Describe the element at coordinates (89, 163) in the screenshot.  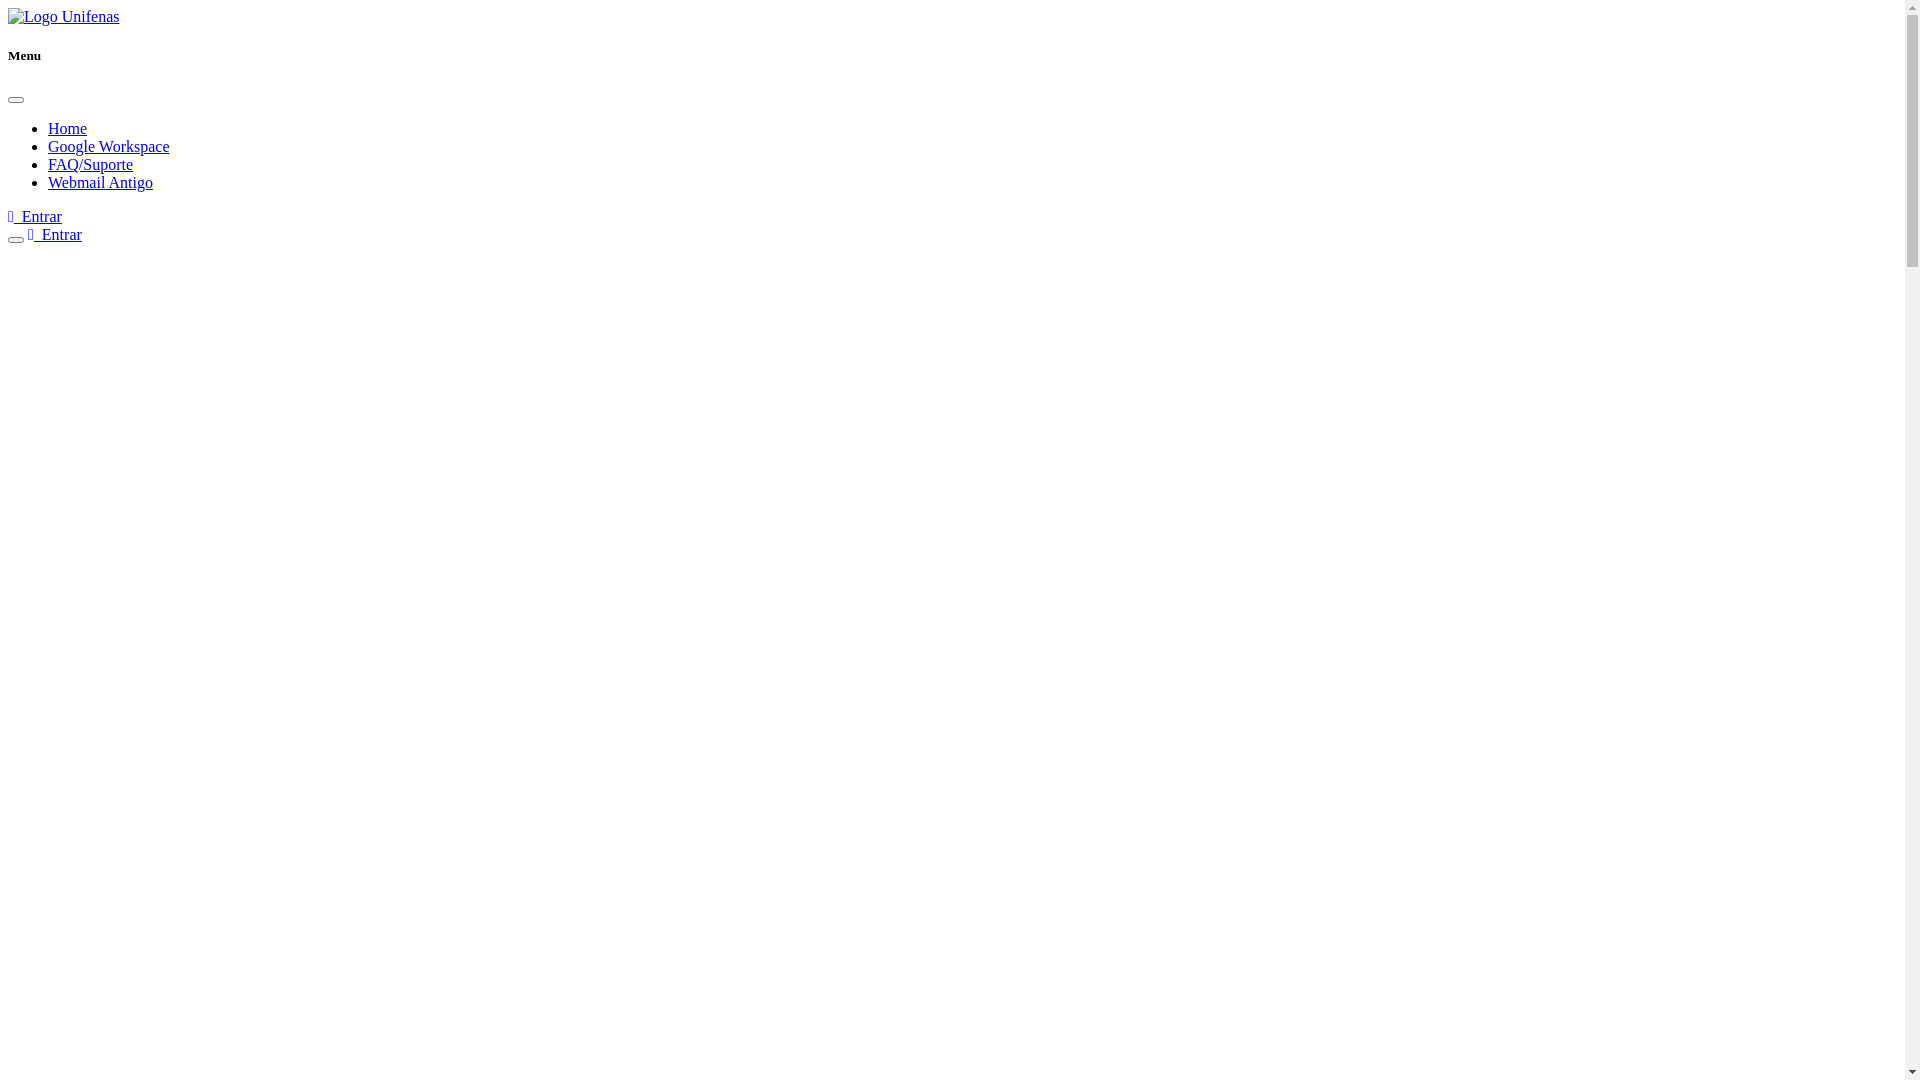
I see `'FAQ/Suporte'` at that location.